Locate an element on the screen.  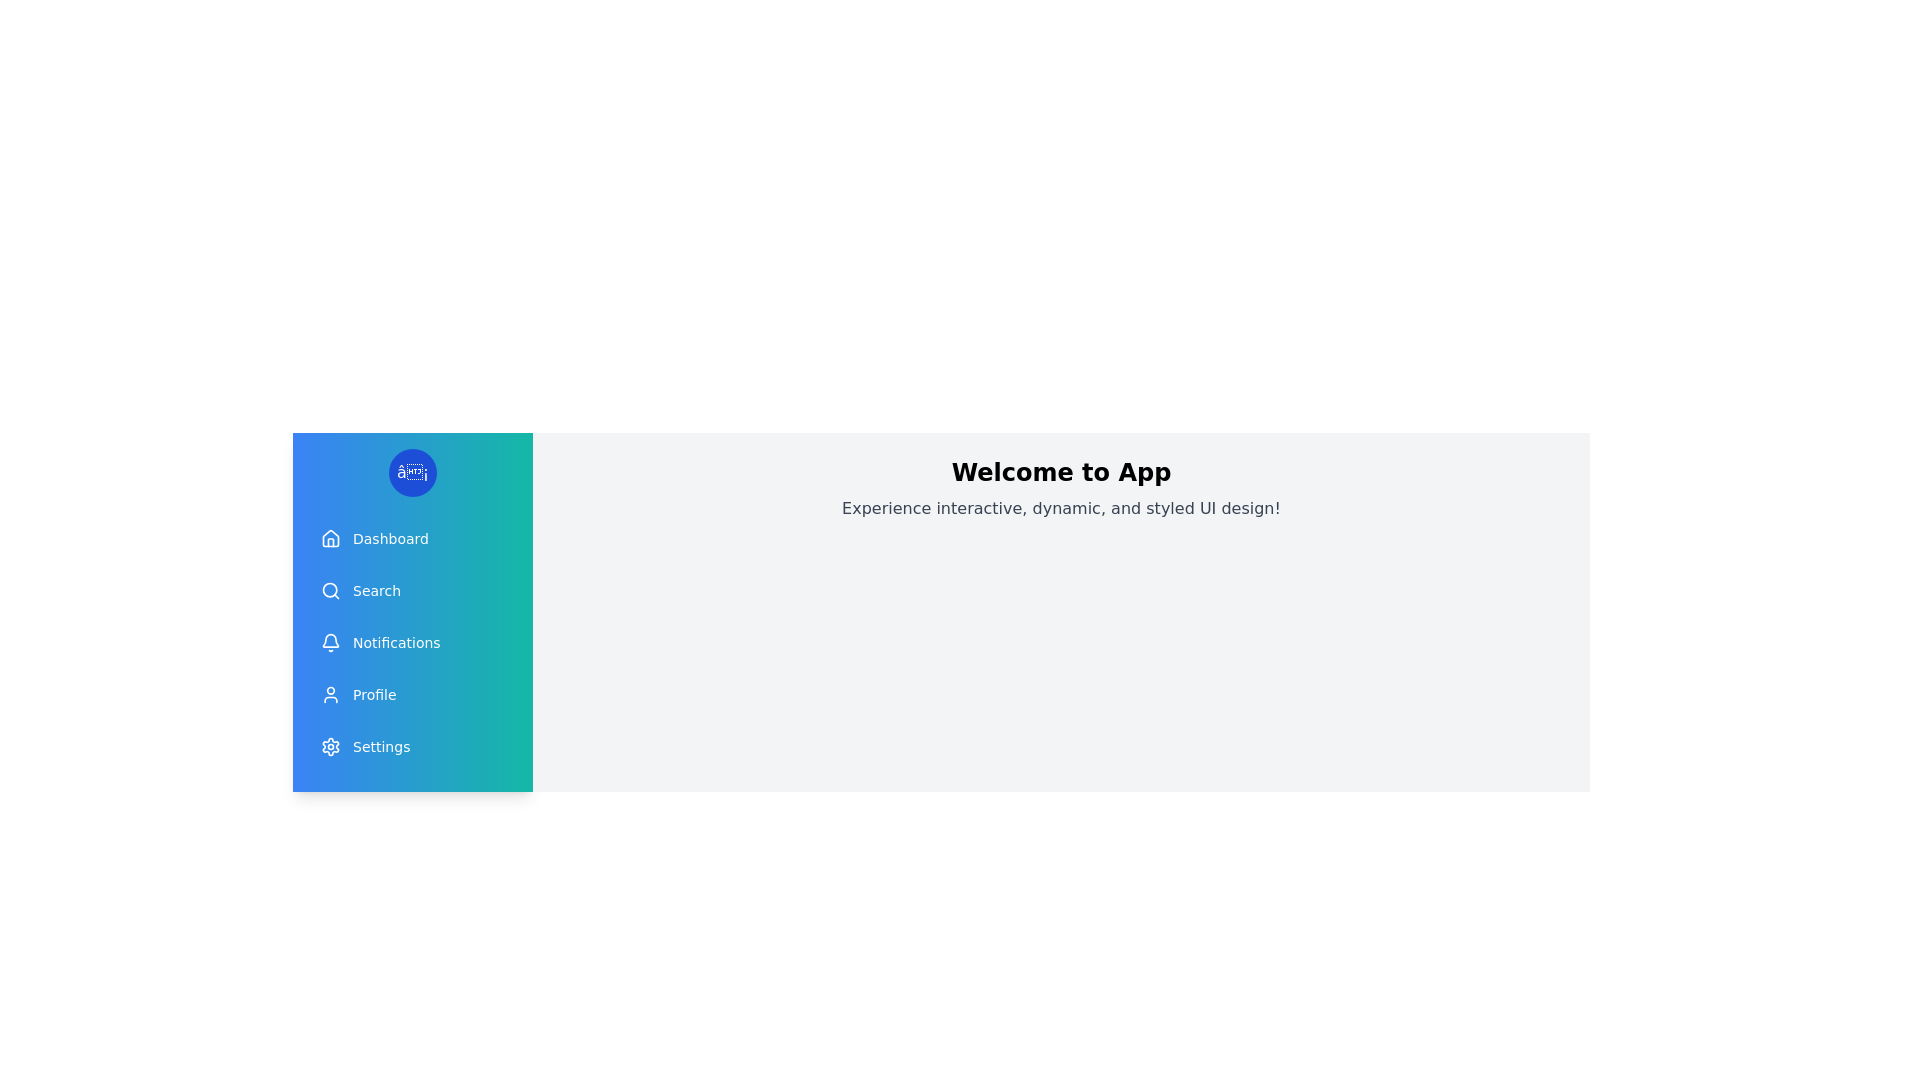
the toggle button to toggle the drawer open/close state is located at coordinates (411, 473).